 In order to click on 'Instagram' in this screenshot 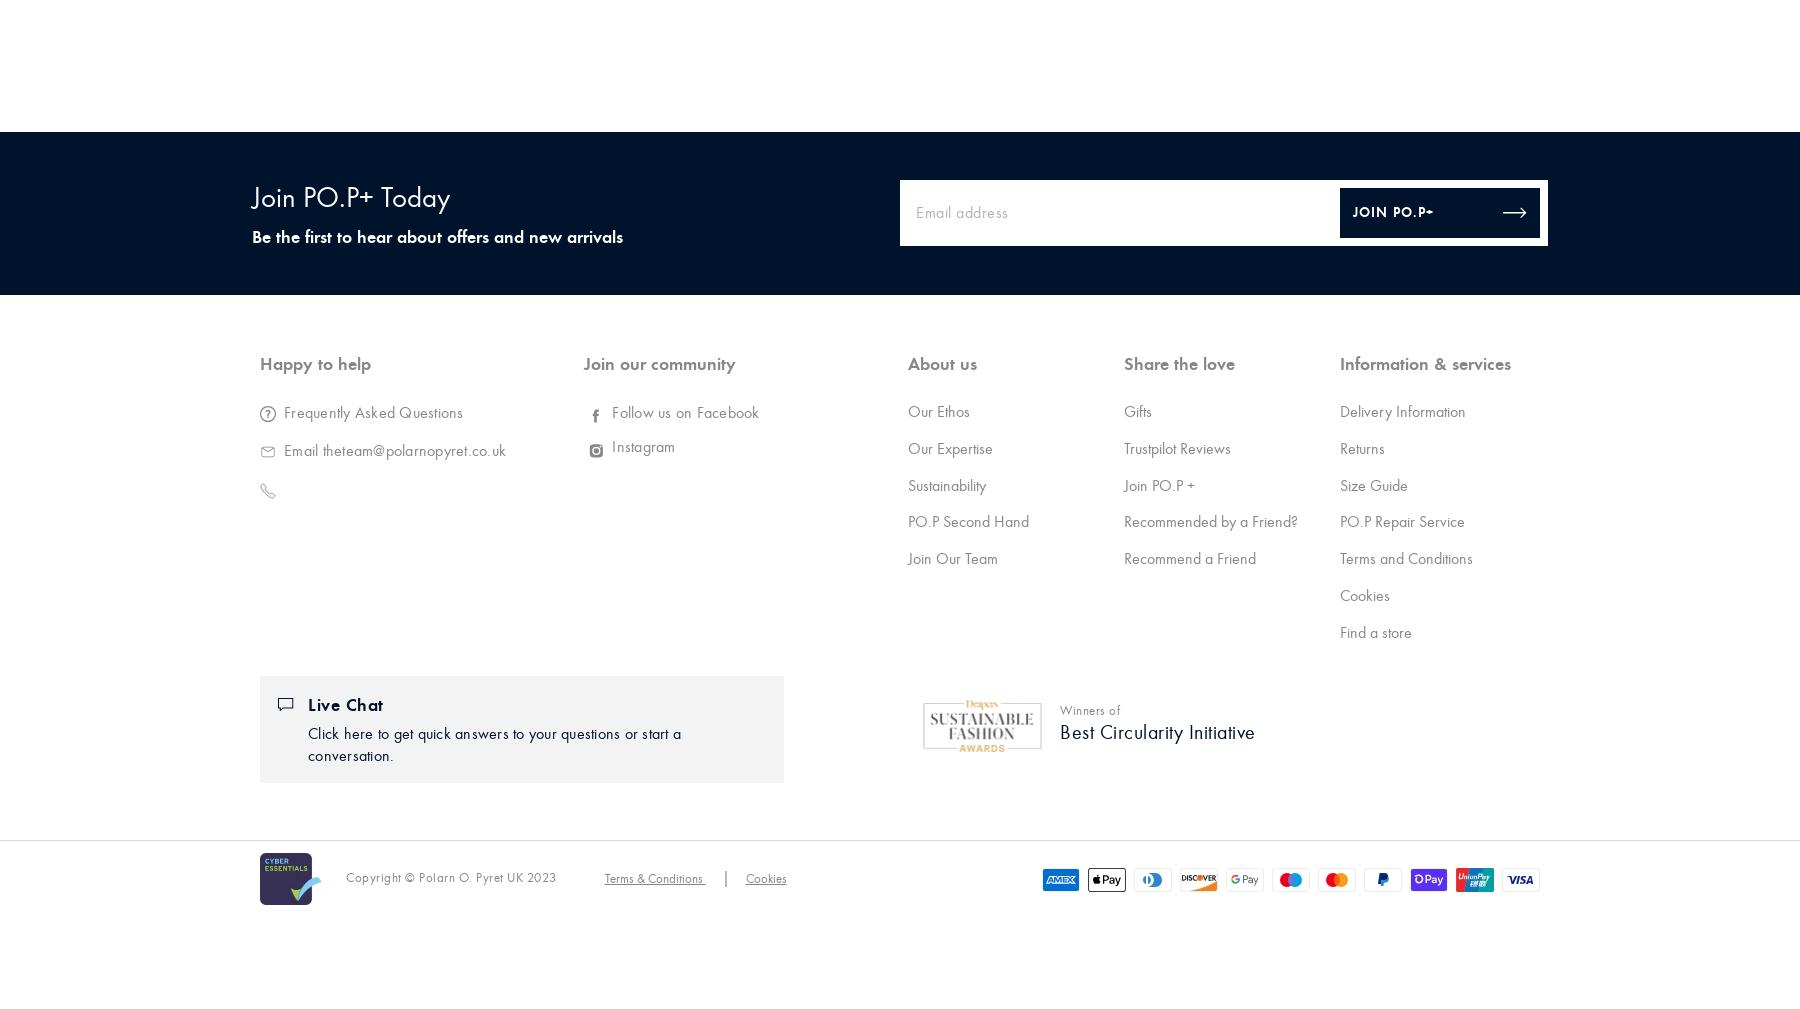, I will do `click(643, 445)`.